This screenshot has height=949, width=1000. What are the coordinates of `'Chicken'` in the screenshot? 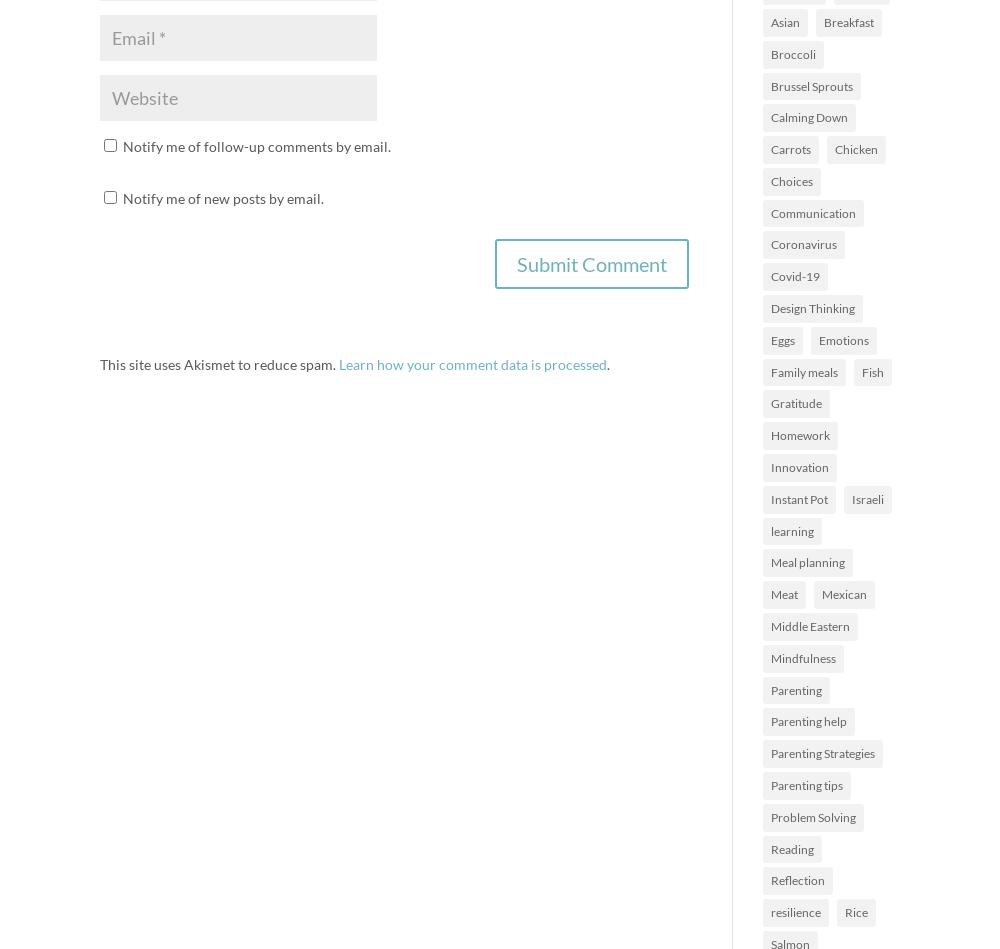 It's located at (855, 149).